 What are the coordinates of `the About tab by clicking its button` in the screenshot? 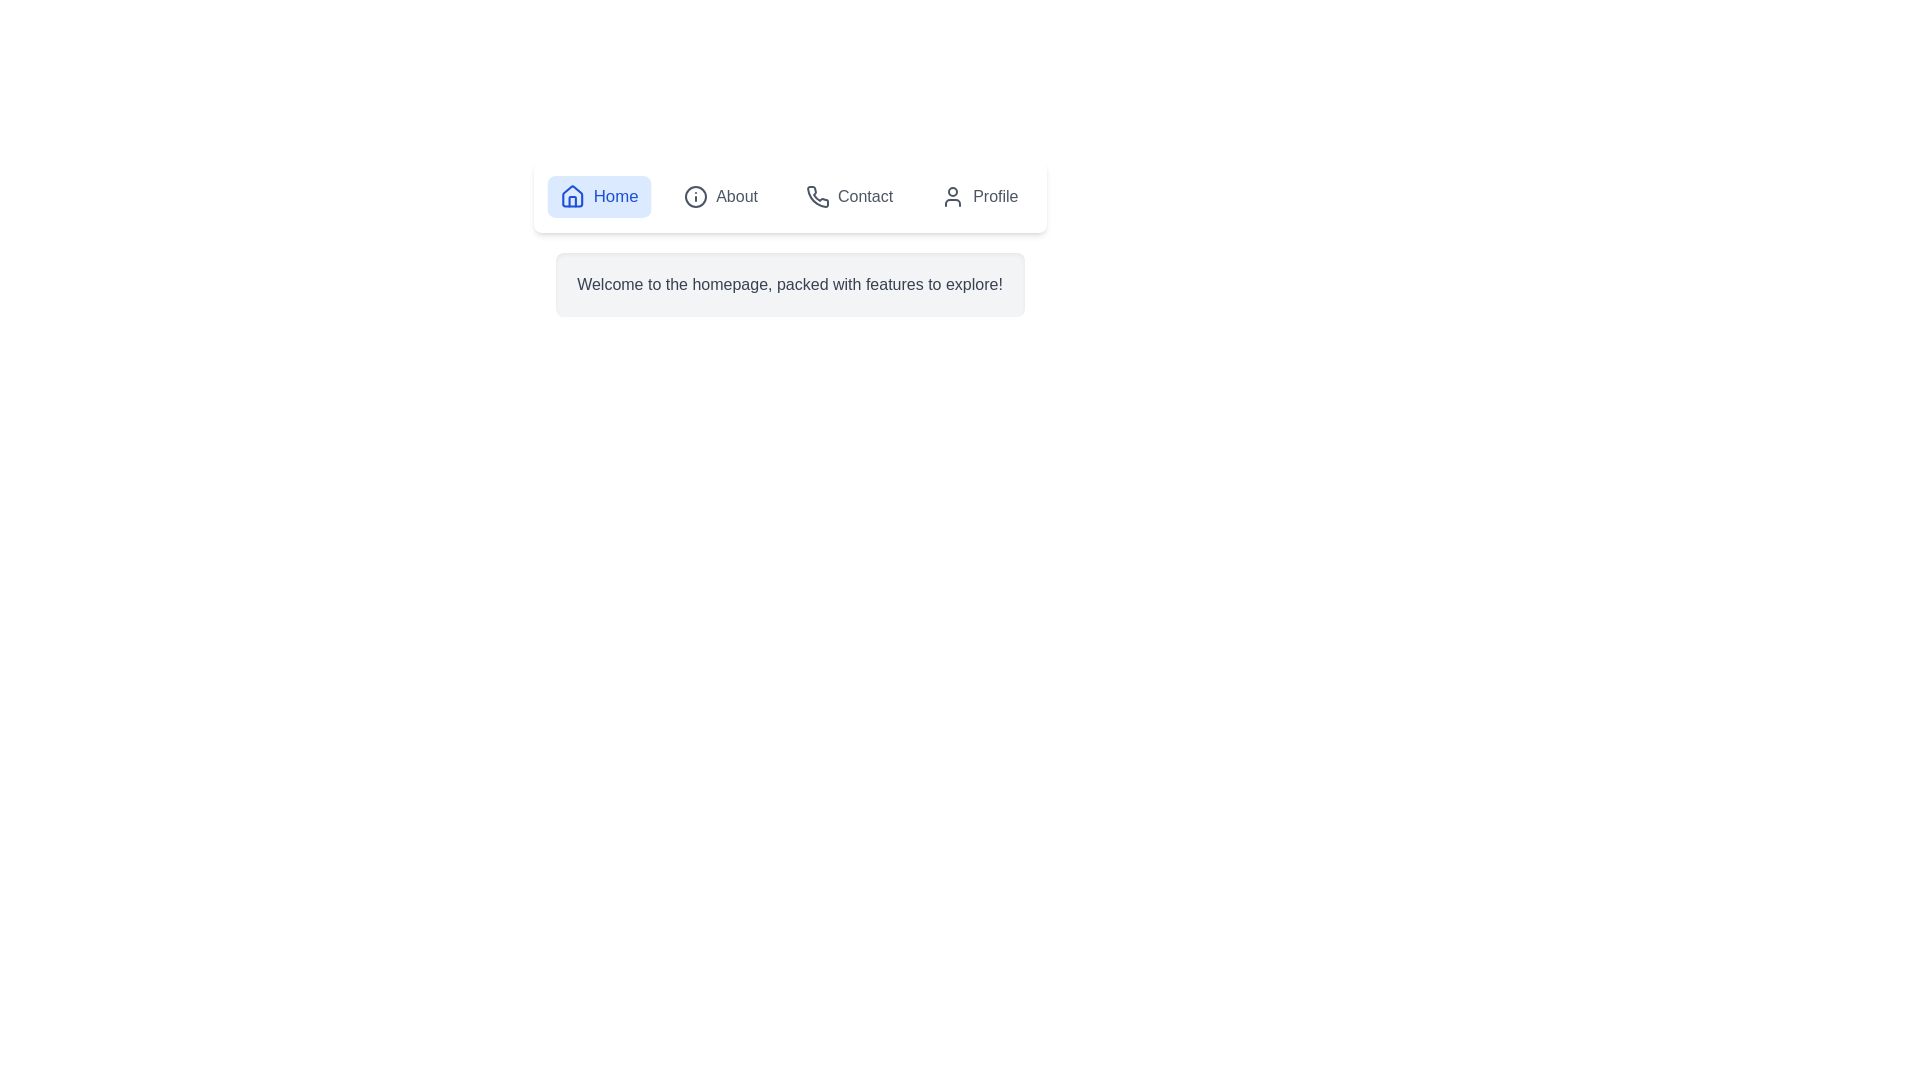 It's located at (720, 196).